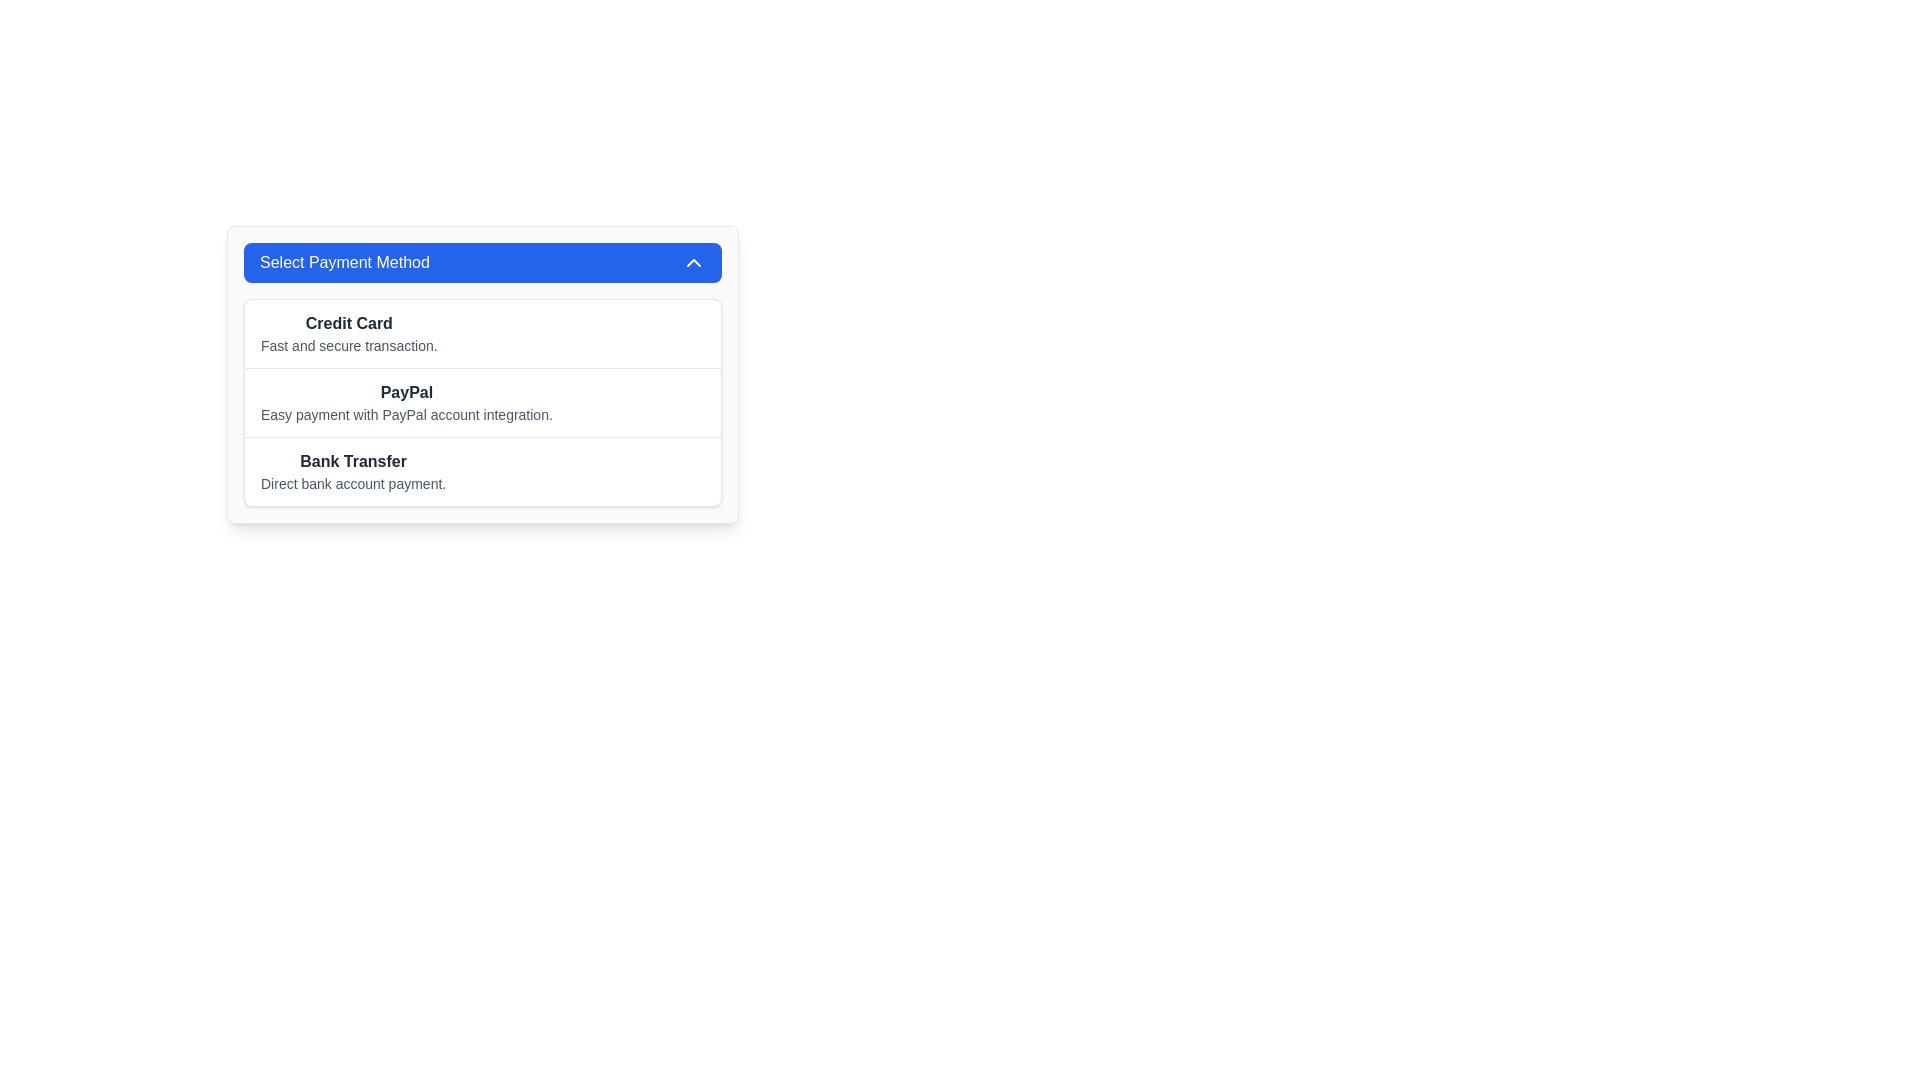 The height and width of the screenshot is (1080, 1920). What do you see at coordinates (483, 470) in the screenshot?
I see `the 'Bank Transfer' option in the payment method selection list` at bounding box center [483, 470].